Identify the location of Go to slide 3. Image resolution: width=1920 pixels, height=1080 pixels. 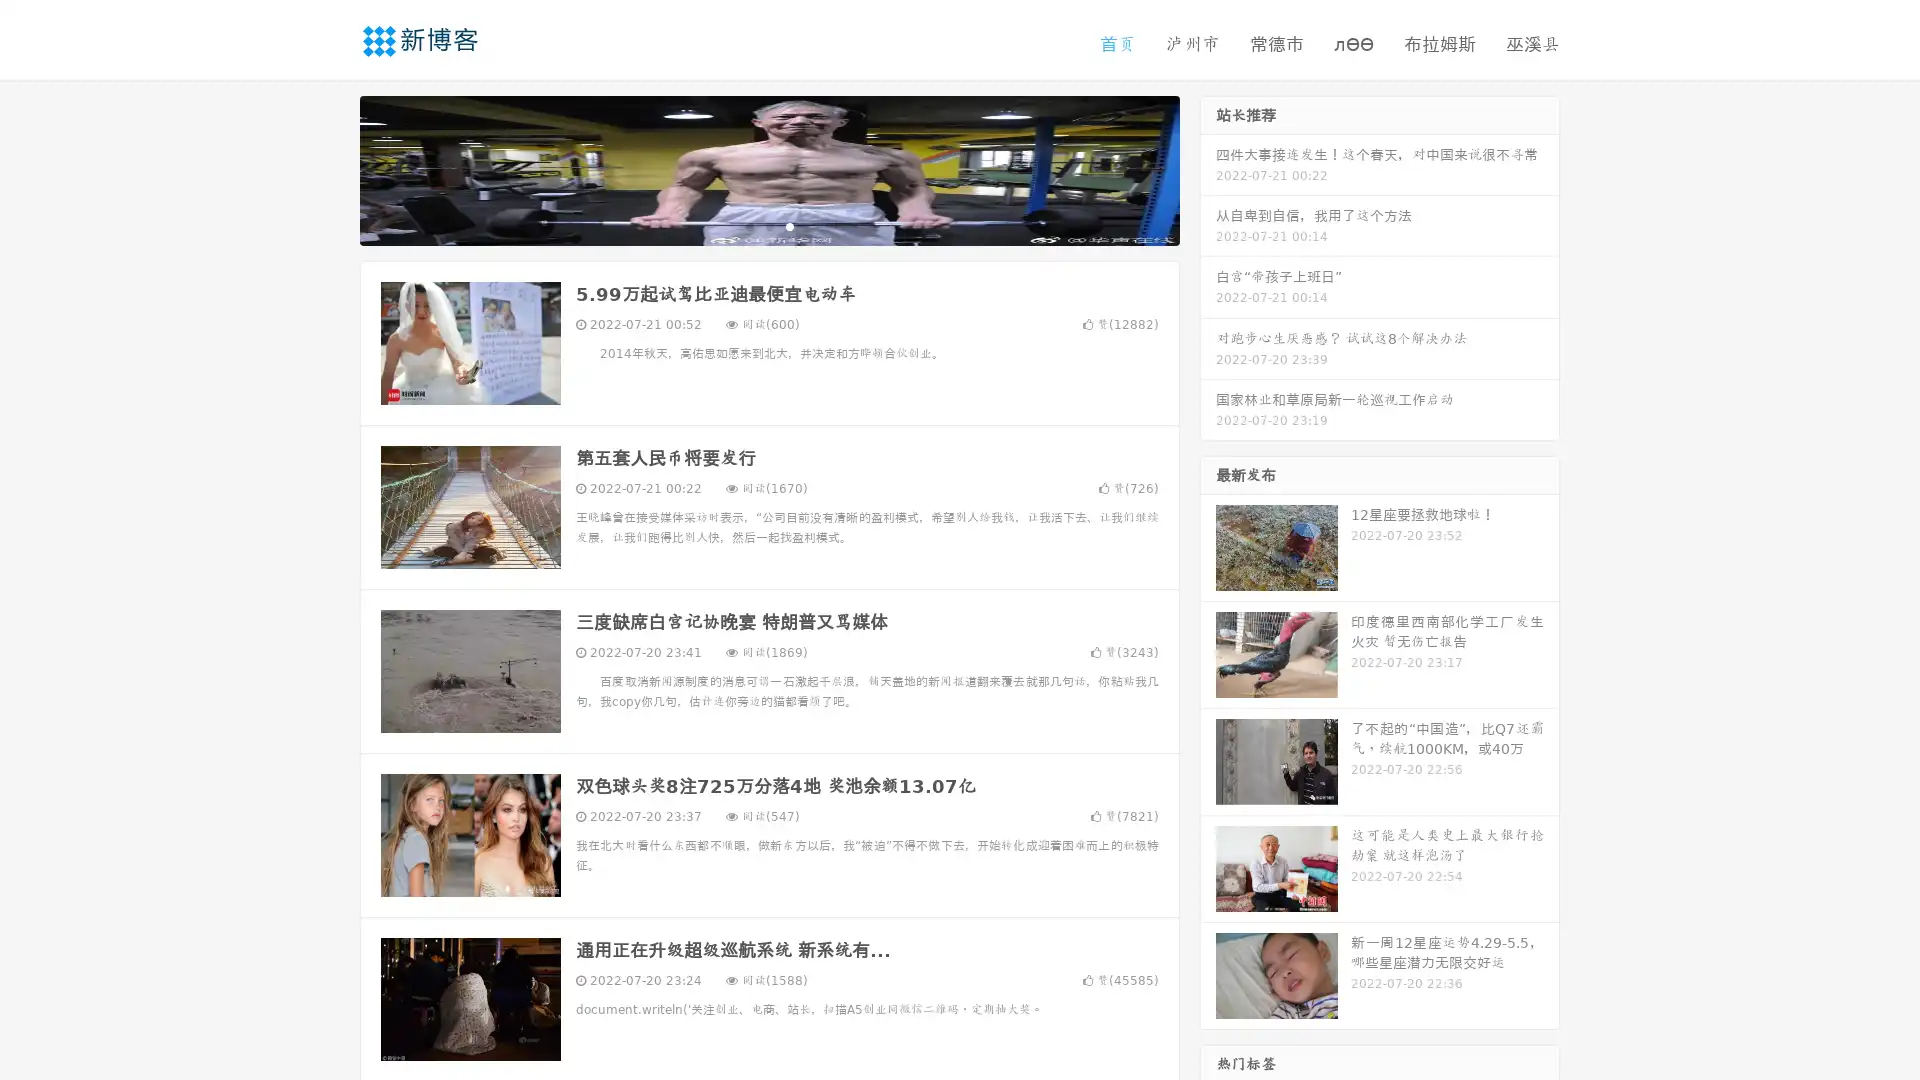
(789, 225).